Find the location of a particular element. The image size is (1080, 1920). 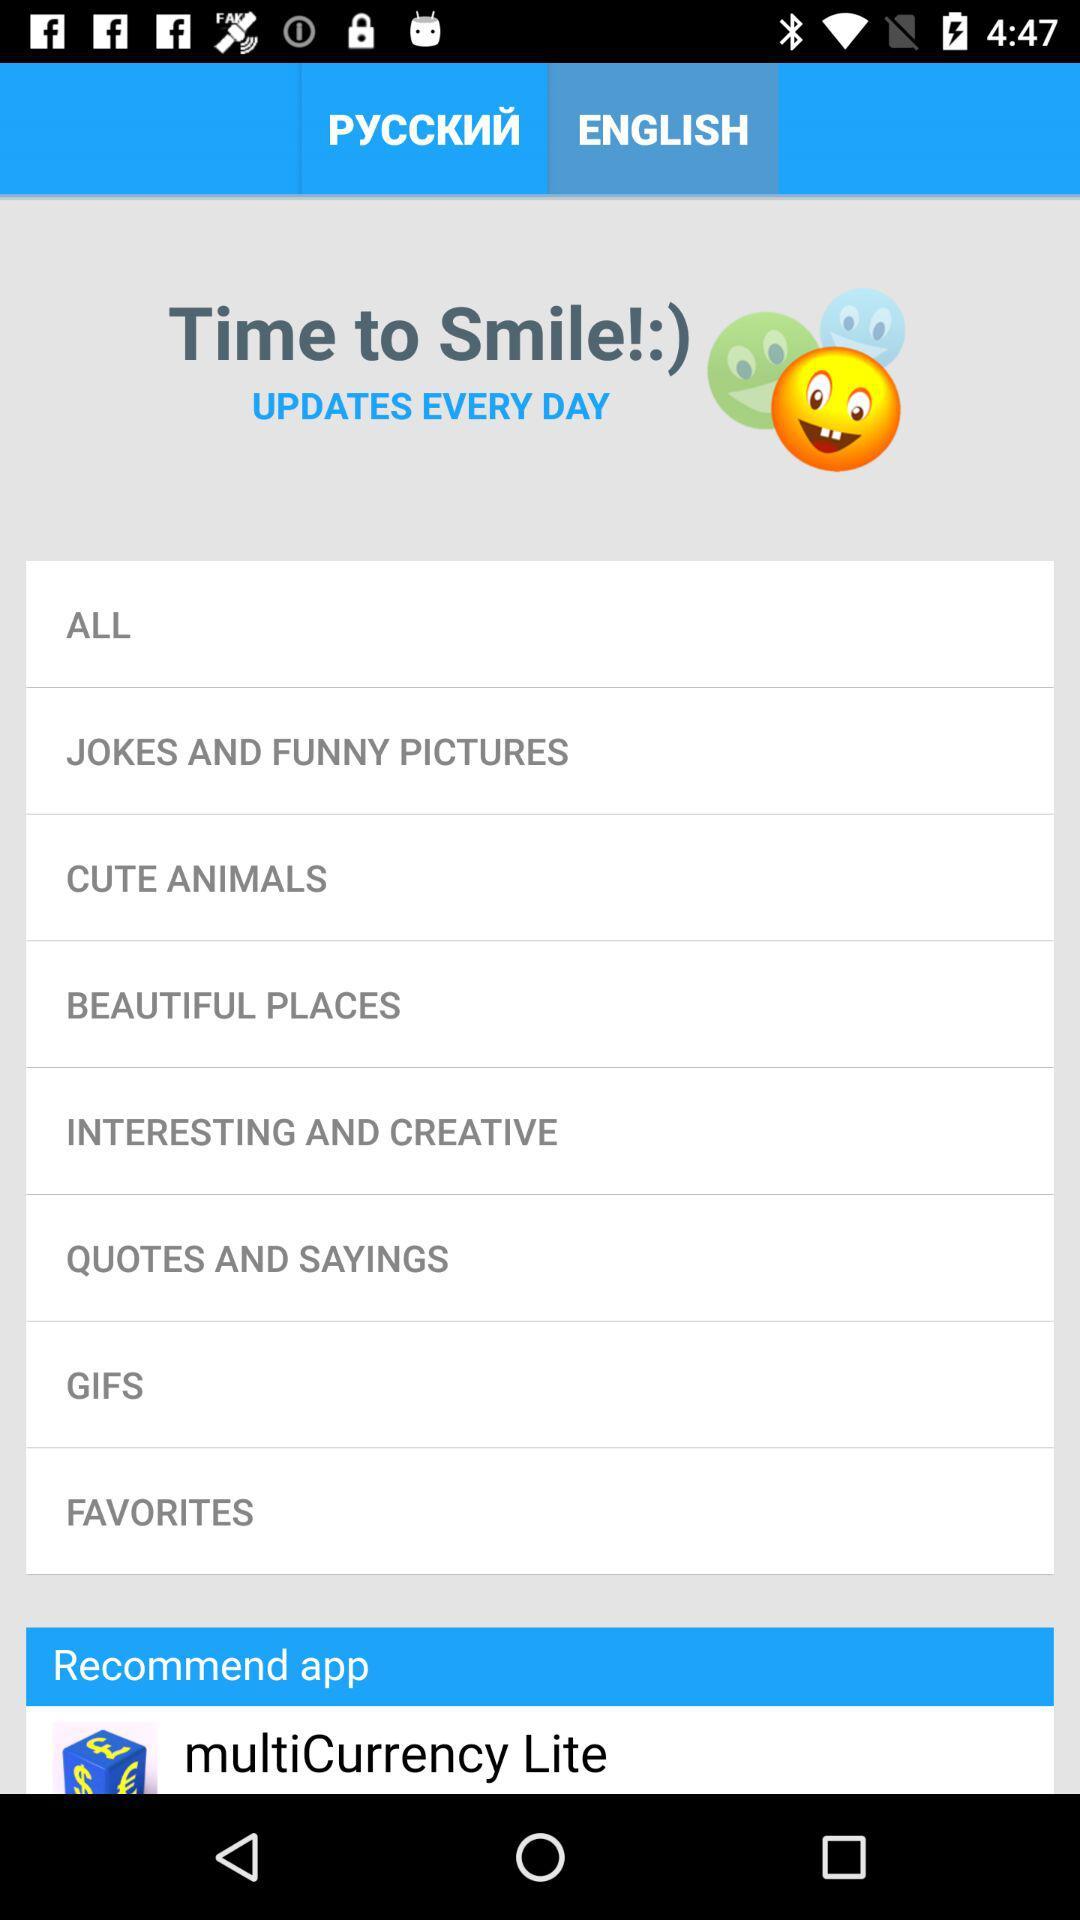

english item is located at coordinates (663, 127).